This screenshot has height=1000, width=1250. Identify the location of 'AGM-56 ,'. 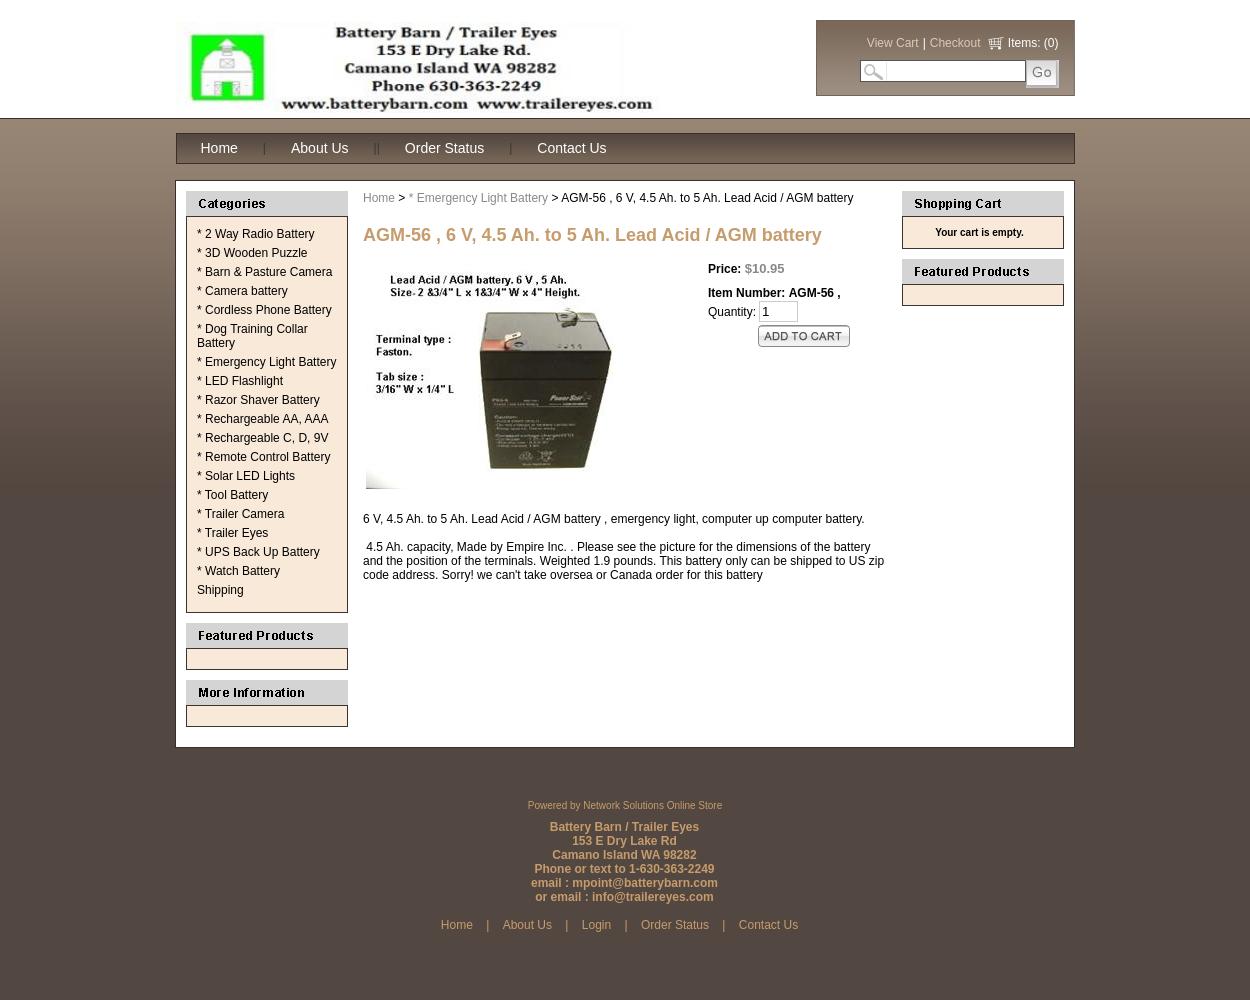
(788, 293).